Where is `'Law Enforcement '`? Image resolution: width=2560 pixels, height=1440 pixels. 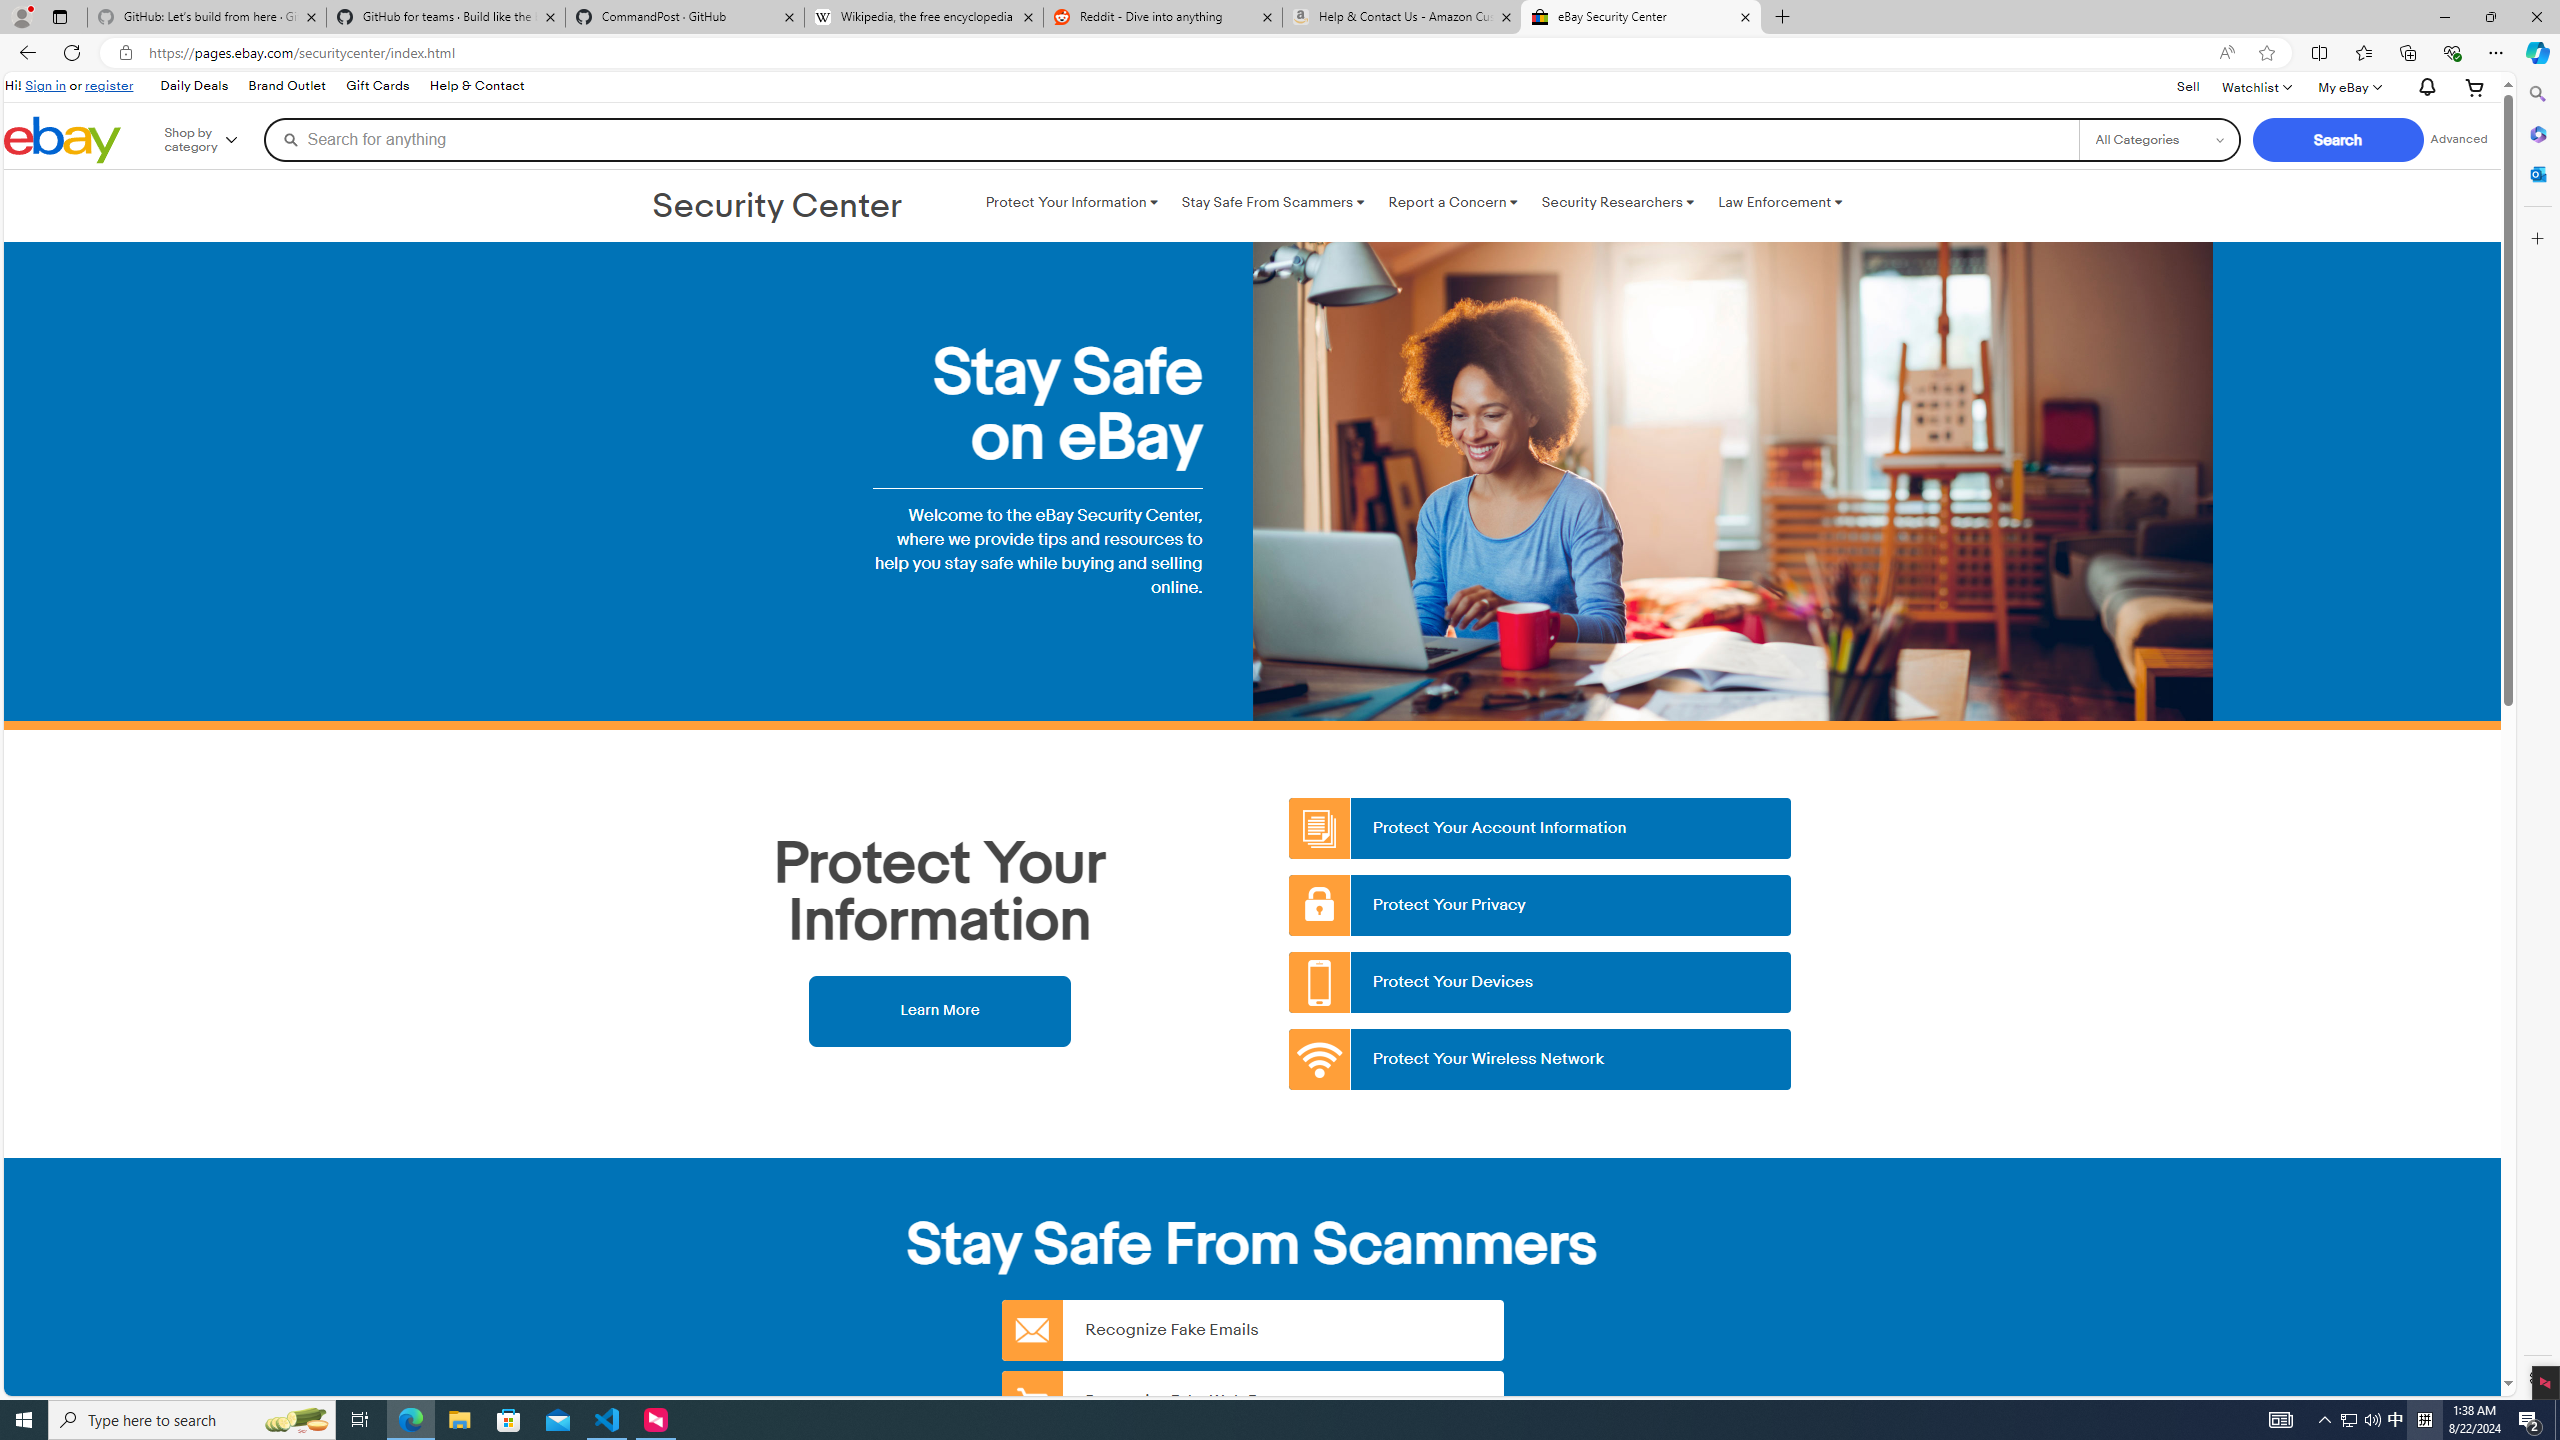 'Law Enforcement ' is located at coordinates (1780, 202).